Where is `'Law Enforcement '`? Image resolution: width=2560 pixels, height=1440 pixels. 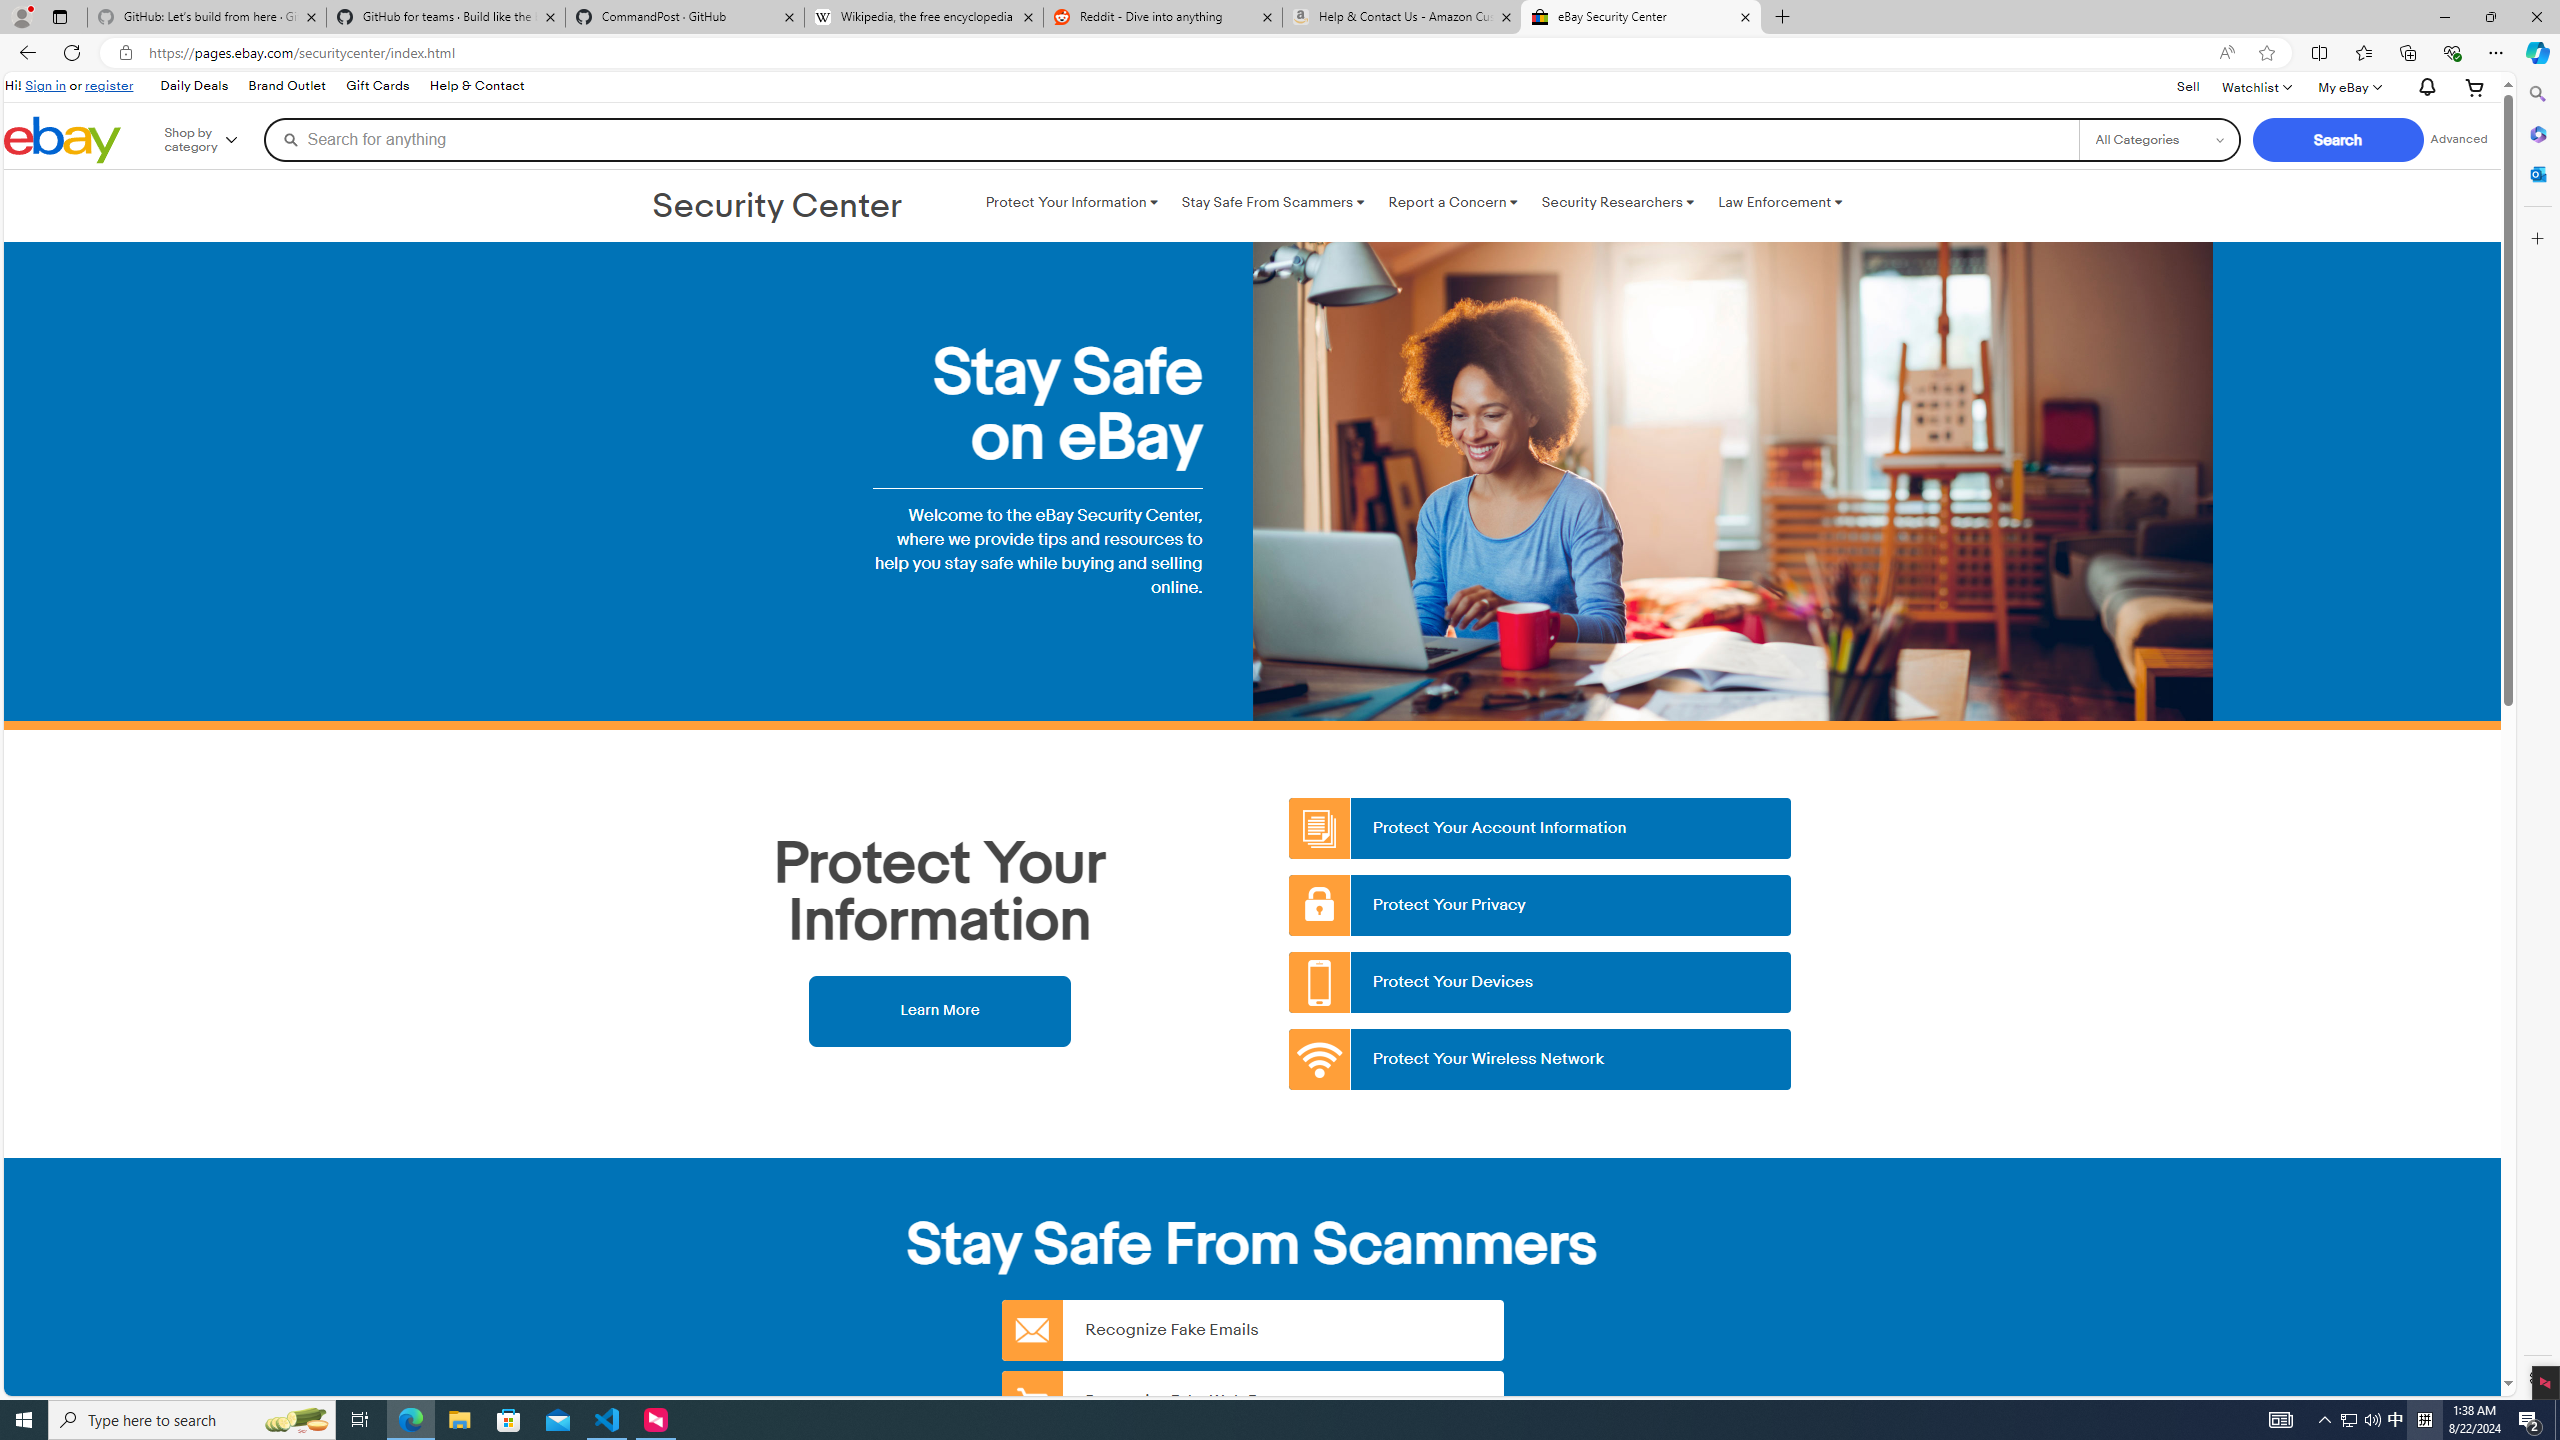 'Law Enforcement ' is located at coordinates (1780, 202).